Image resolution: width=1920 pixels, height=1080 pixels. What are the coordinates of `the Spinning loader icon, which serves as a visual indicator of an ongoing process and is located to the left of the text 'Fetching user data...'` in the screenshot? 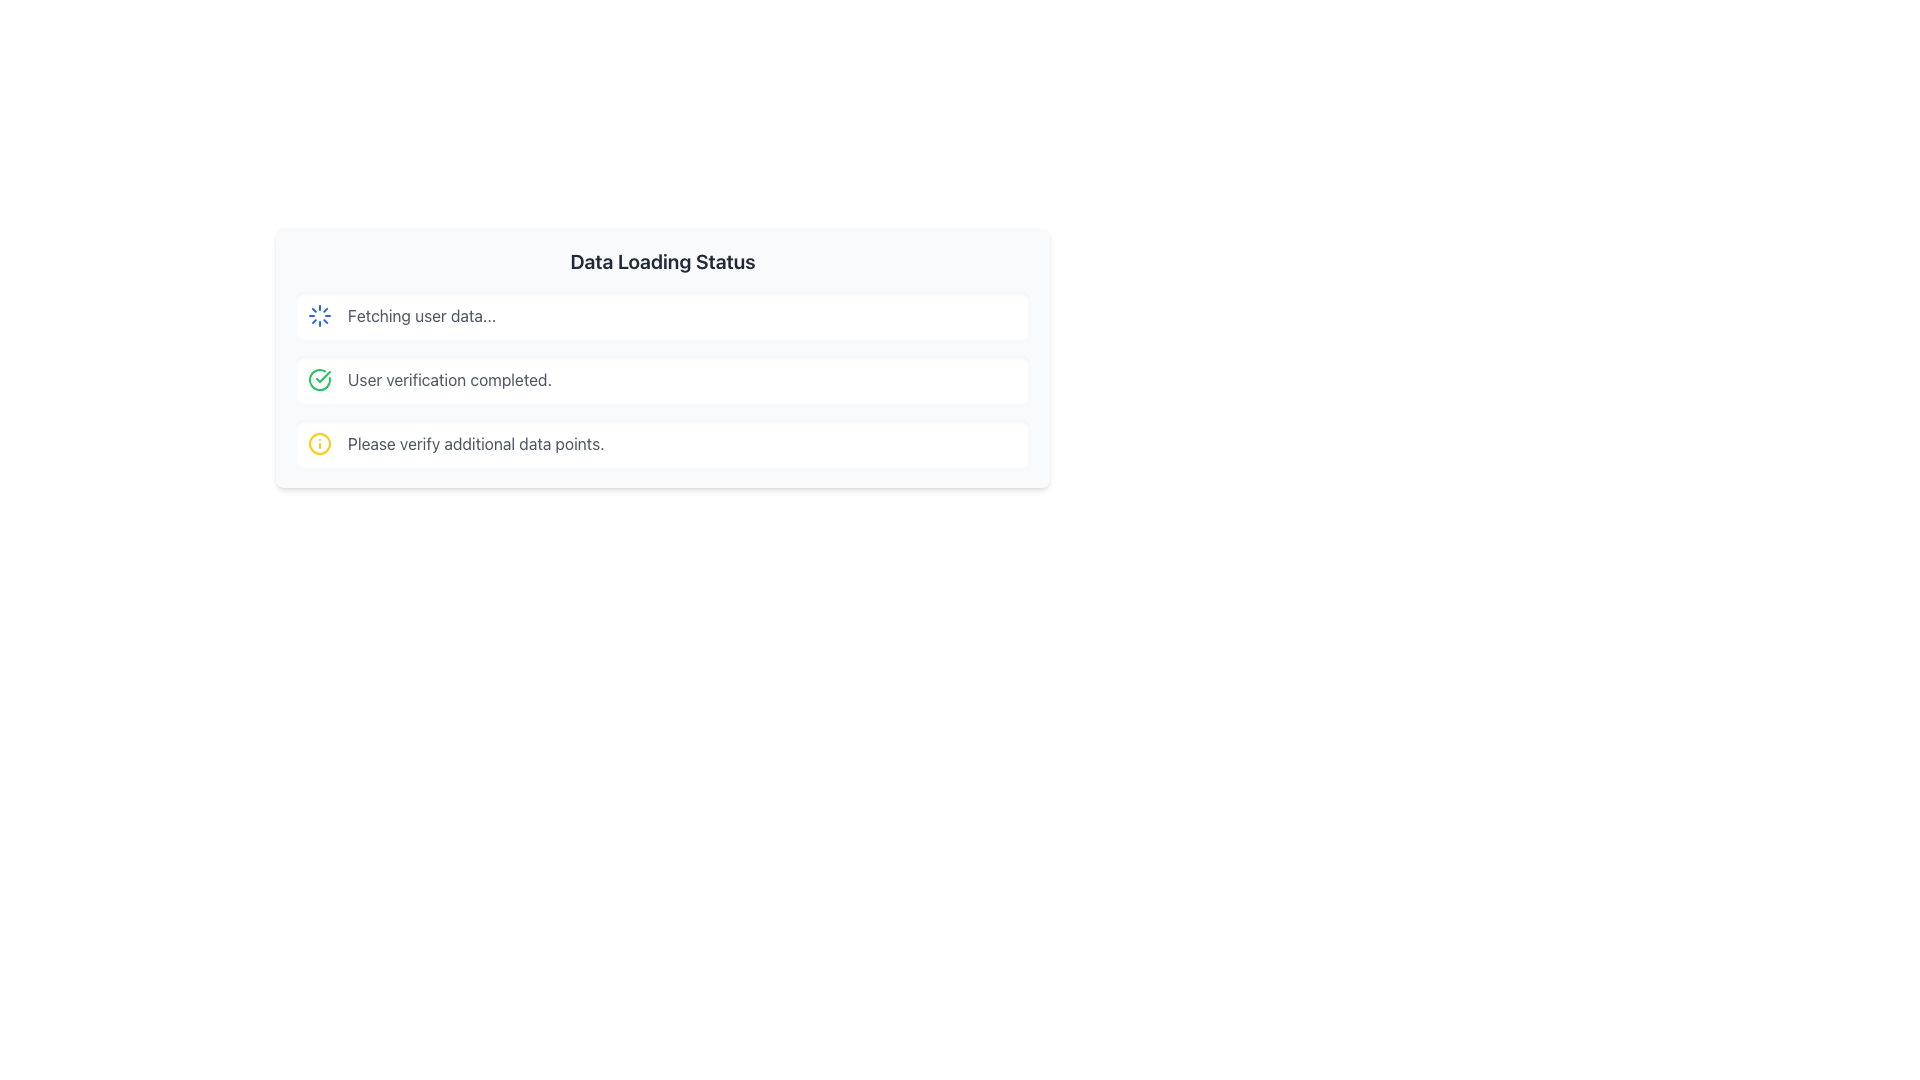 It's located at (320, 315).